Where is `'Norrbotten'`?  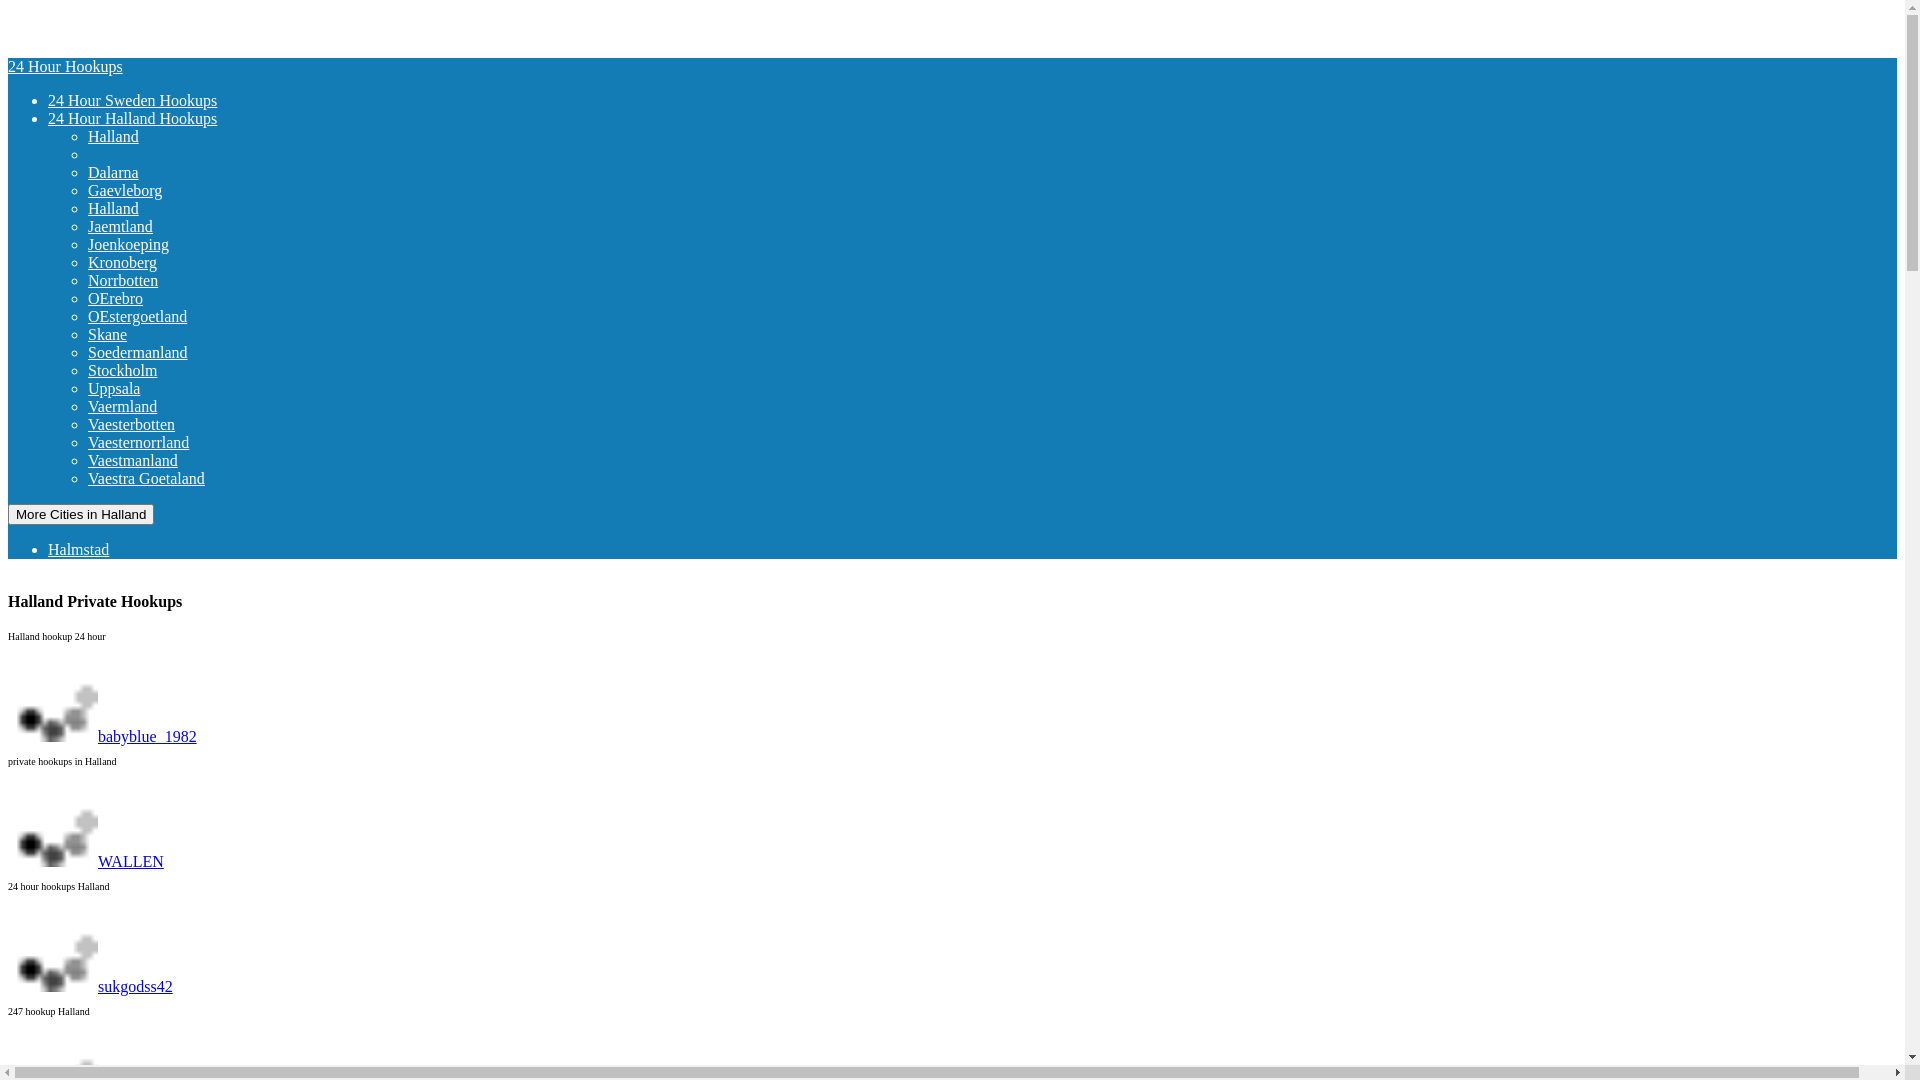 'Norrbotten' is located at coordinates (157, 280).